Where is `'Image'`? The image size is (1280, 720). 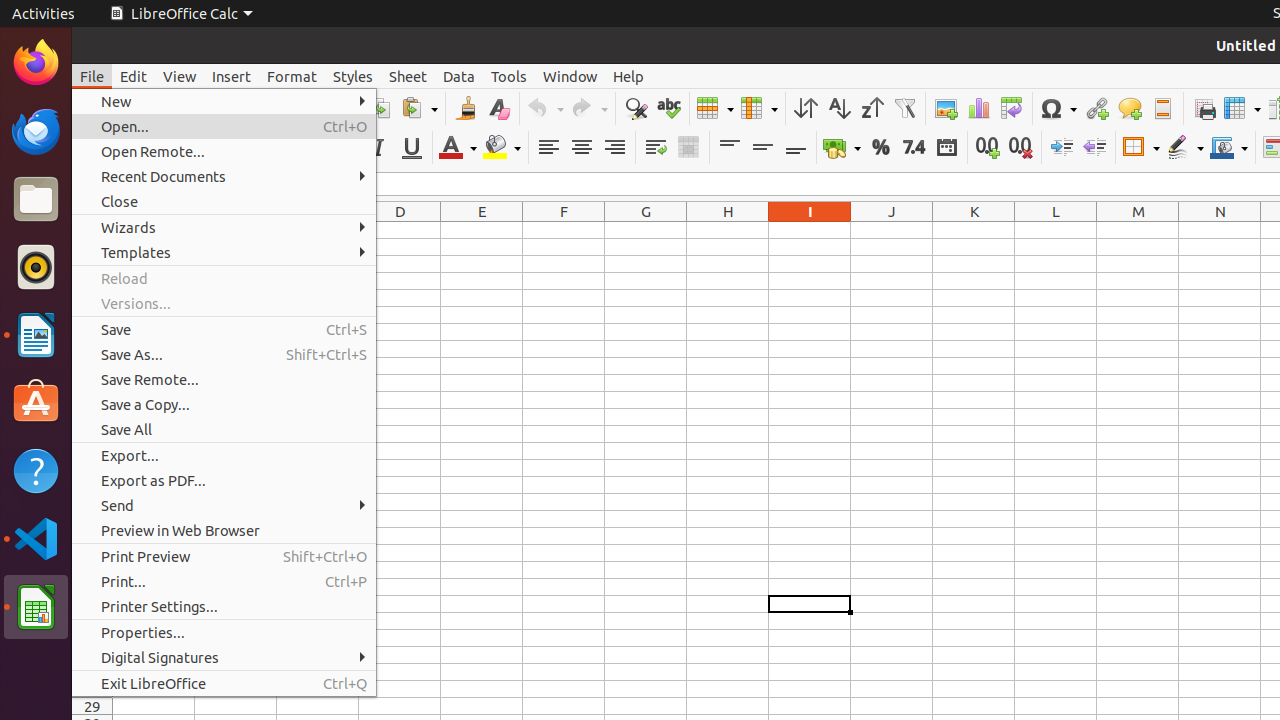
'Image' is located at coordinates (944, 108).